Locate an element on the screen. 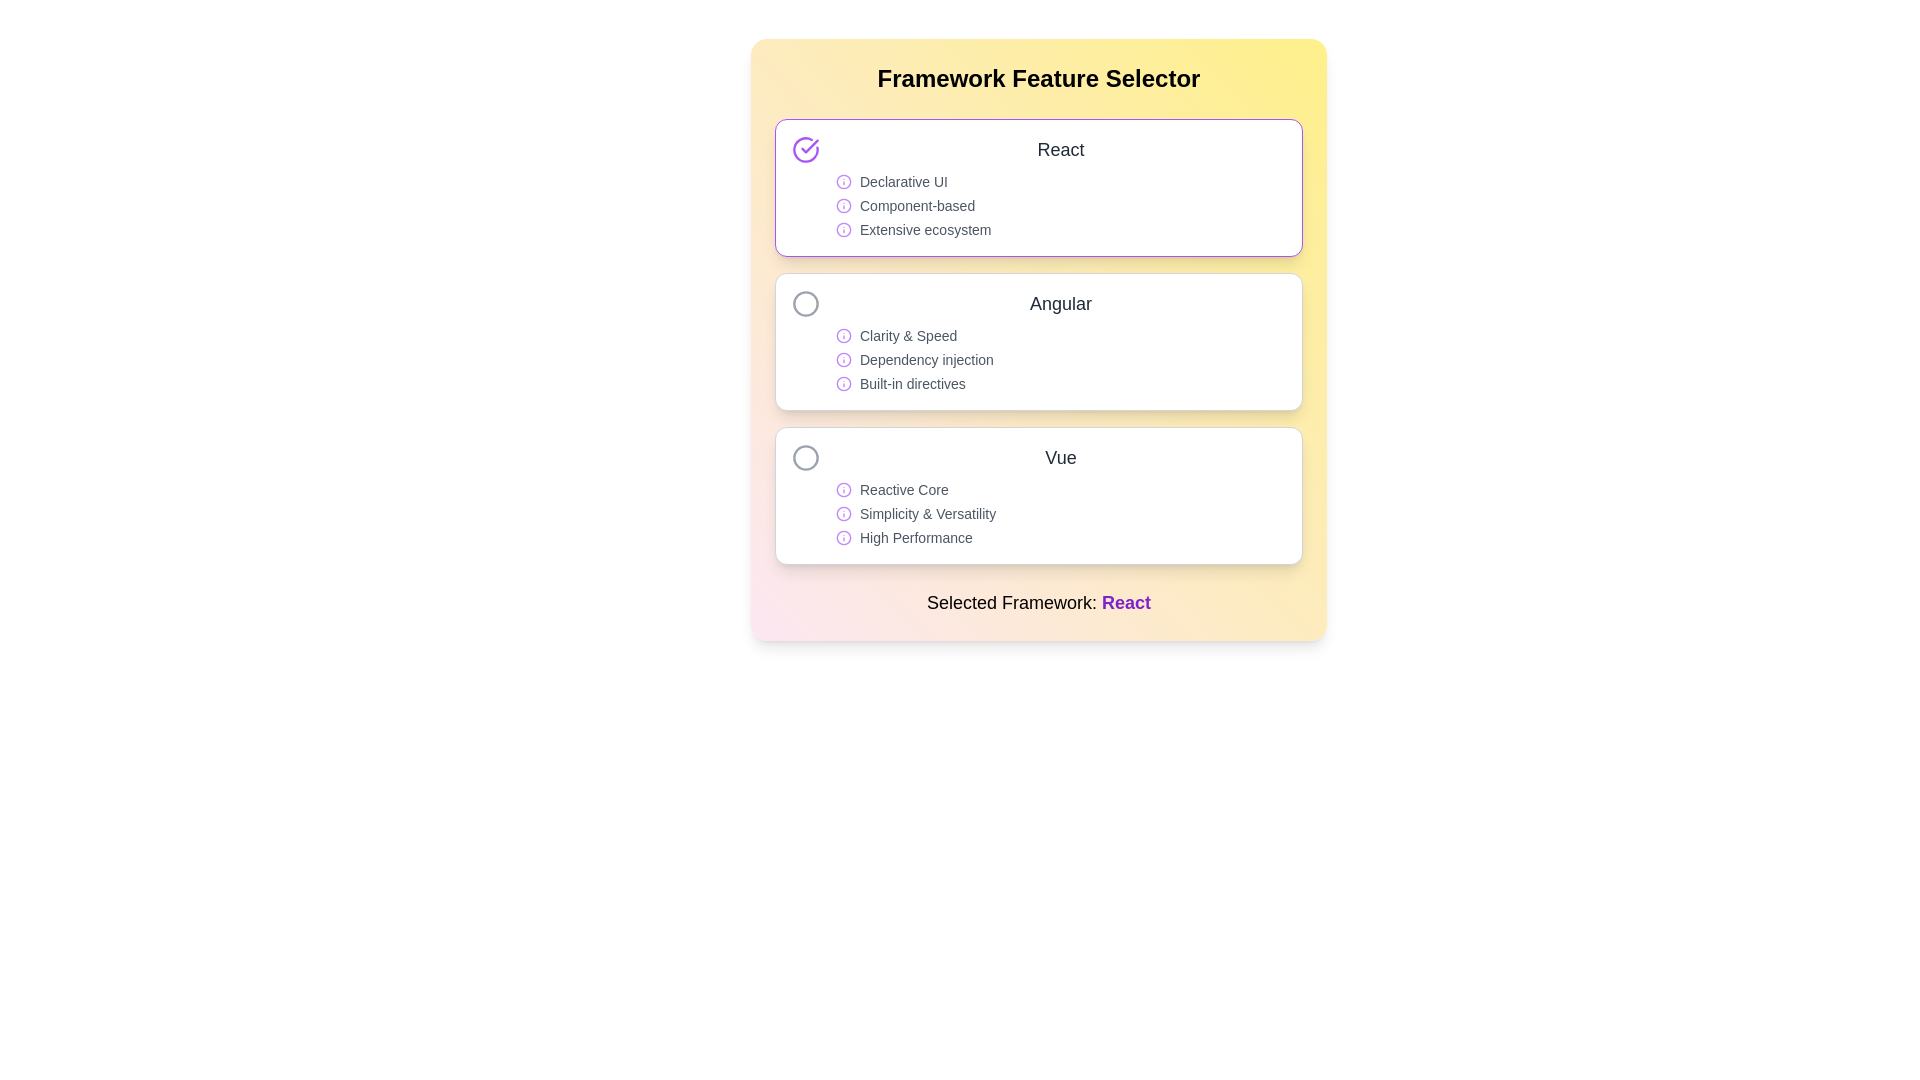 The height and width of the screenshot is (1080, 1920). the visual effect of the Circle SVG component that serves as a visual marker for the 'Angular' option is located at coordinates (806, 304).